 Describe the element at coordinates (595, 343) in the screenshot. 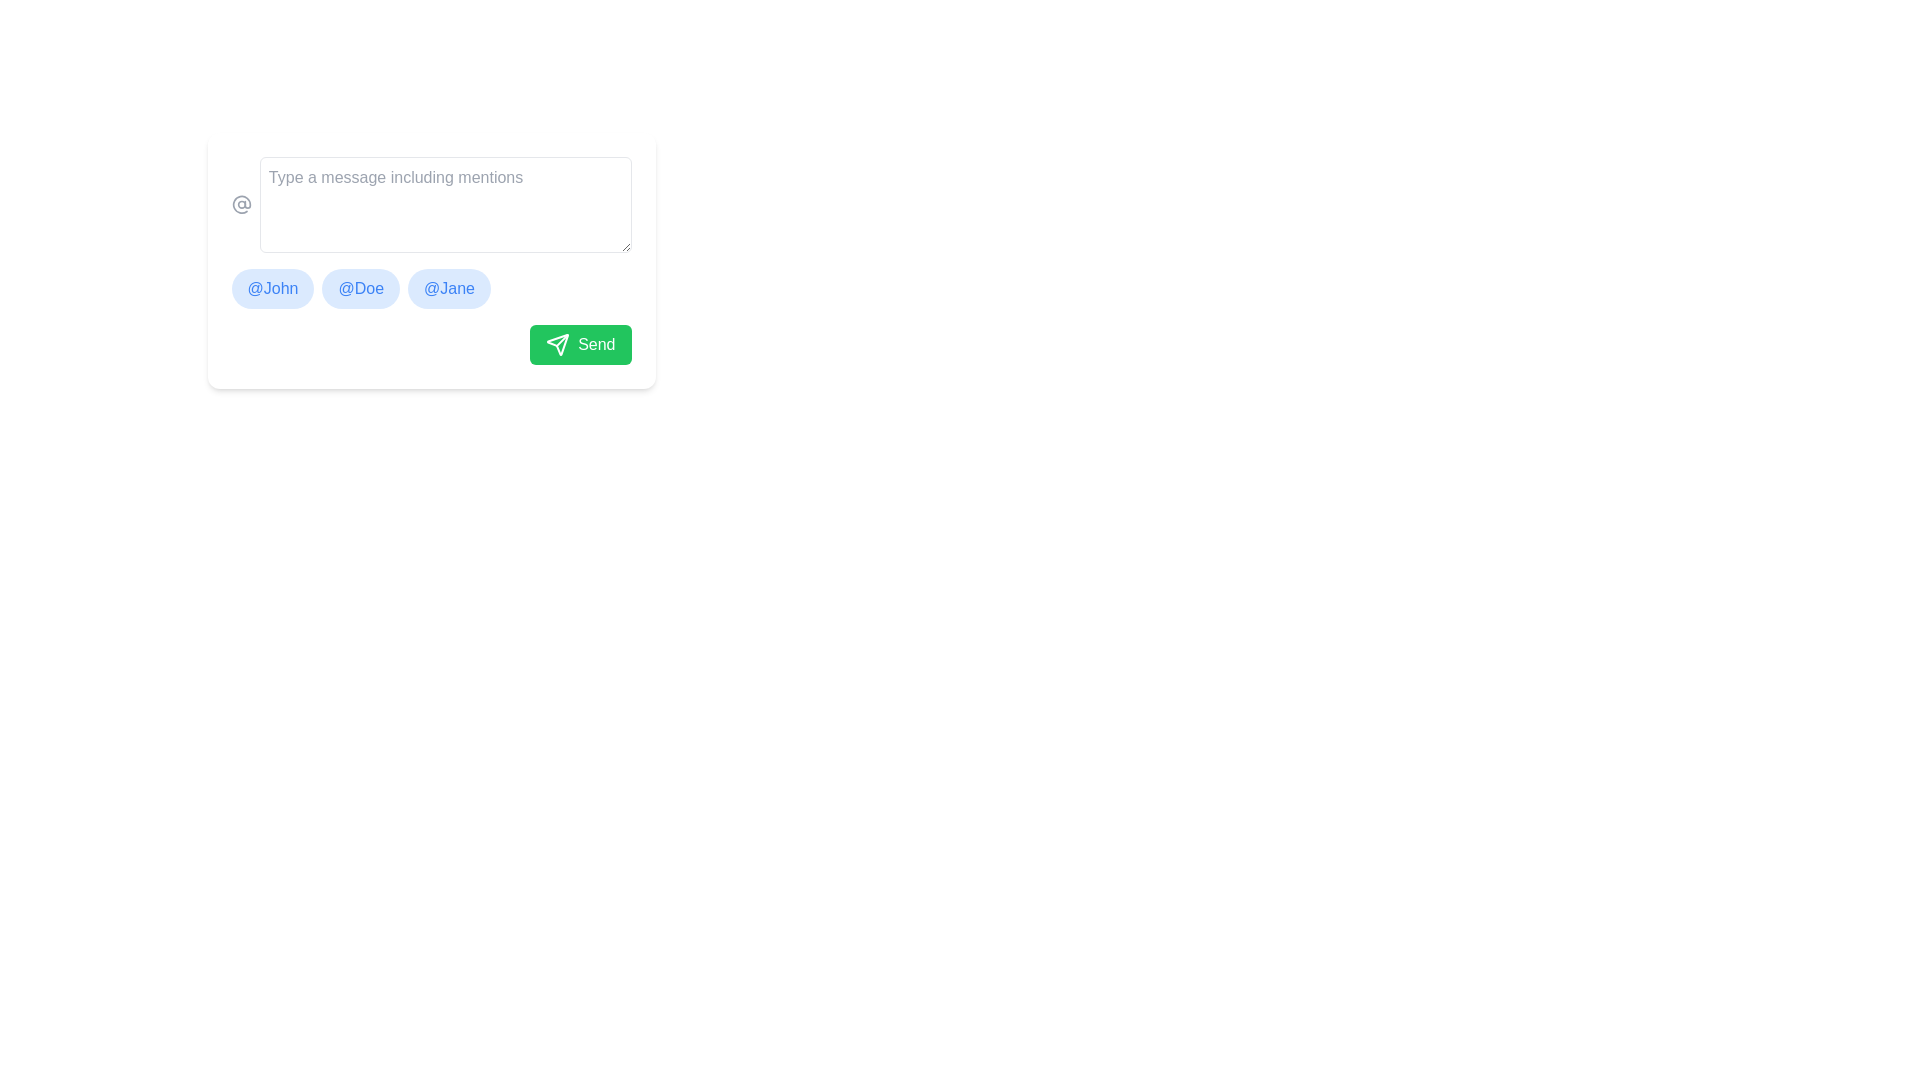

I see `text label displaying 'Send' in white font located within a green button at the bottom right corner of the interface` at that location.